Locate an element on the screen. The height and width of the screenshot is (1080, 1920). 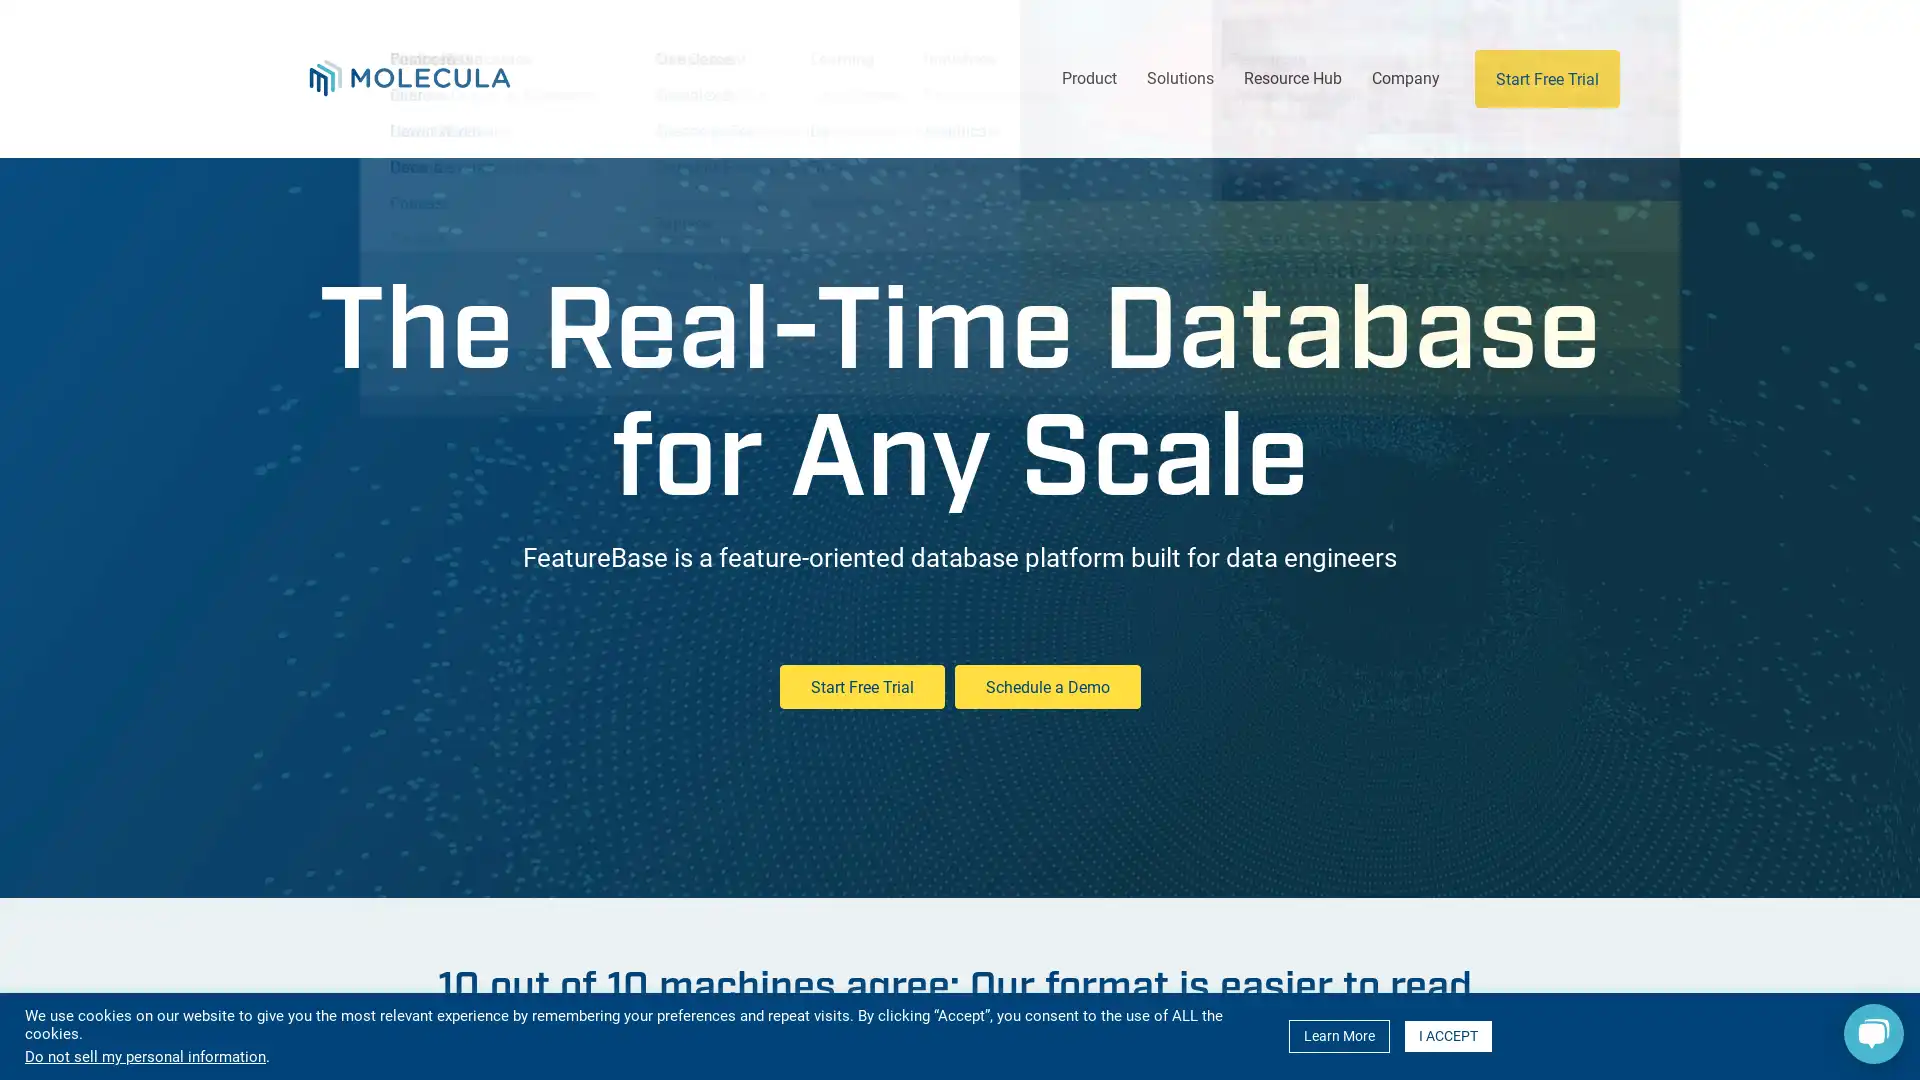
Learn More is located at coordinates (1339, 1035).